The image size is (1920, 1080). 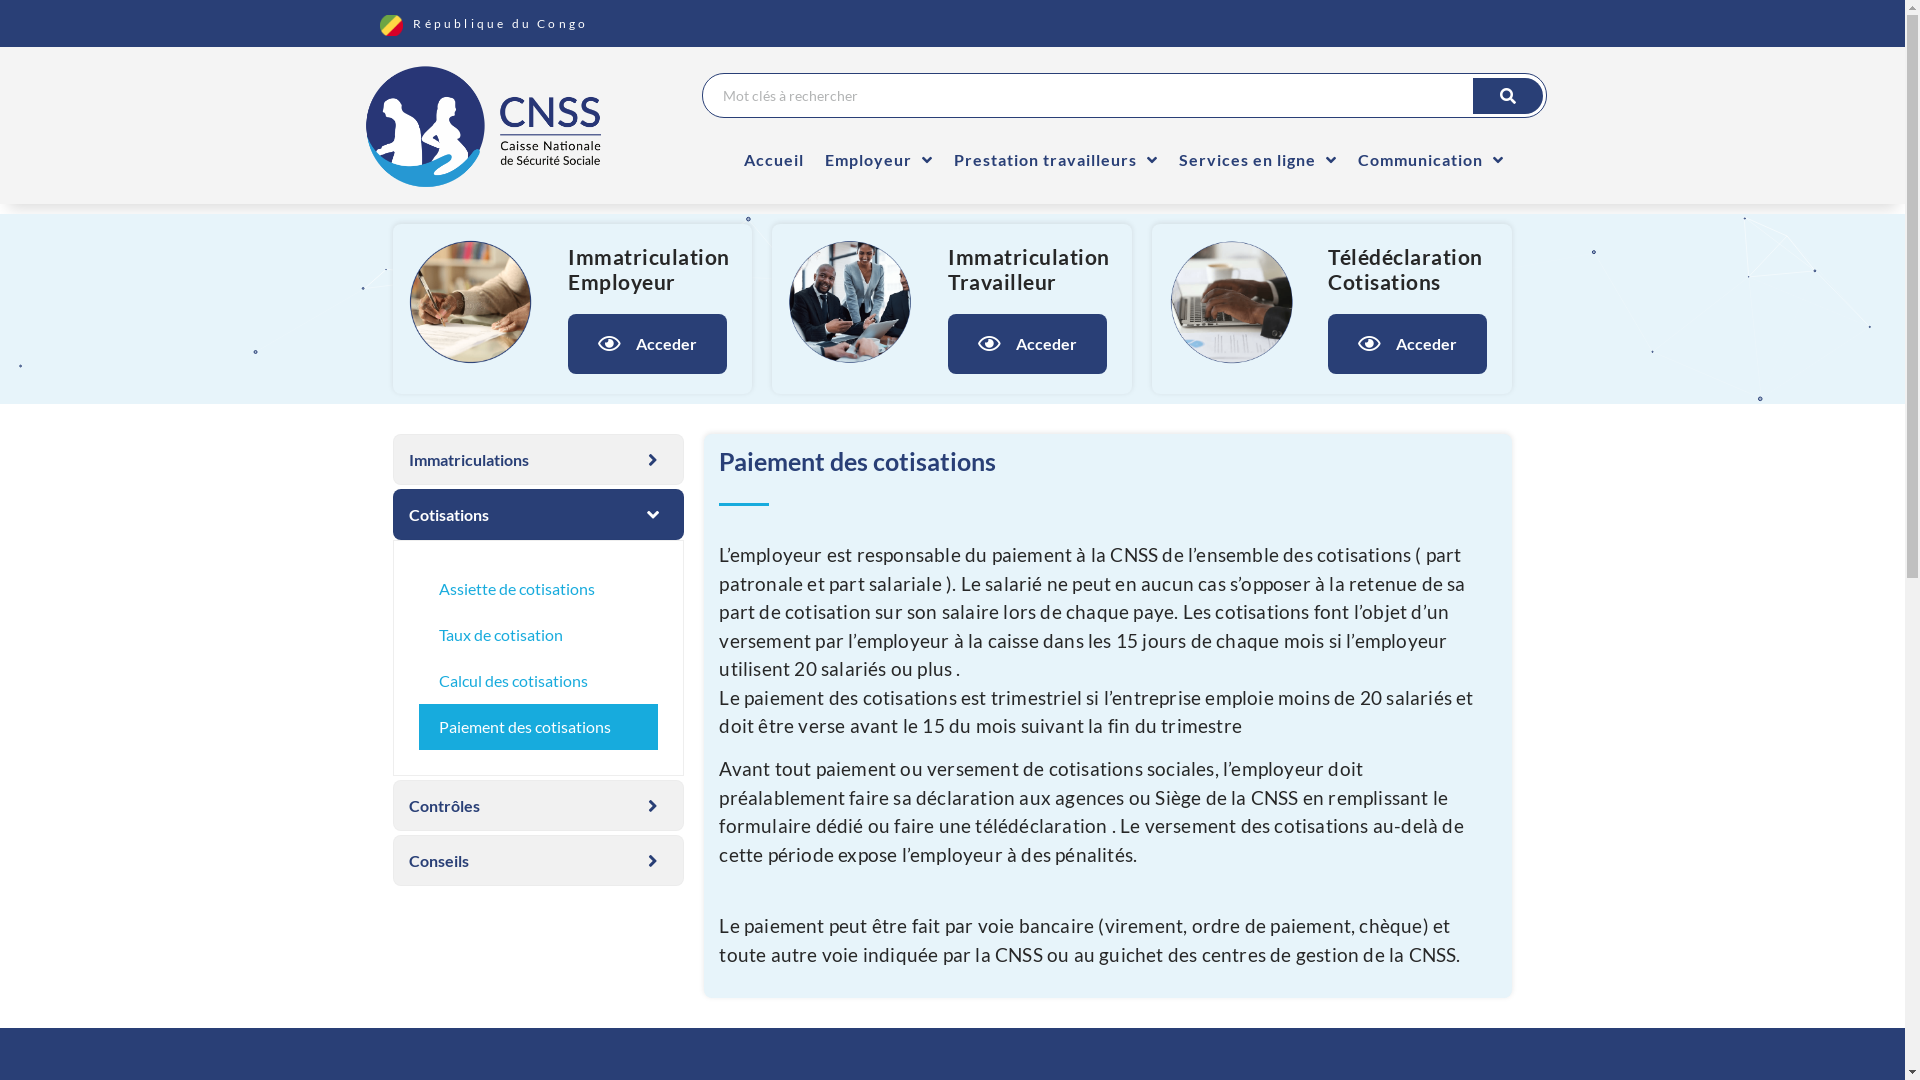 I want to click on 'Communication', so click(x=1429, y=158).